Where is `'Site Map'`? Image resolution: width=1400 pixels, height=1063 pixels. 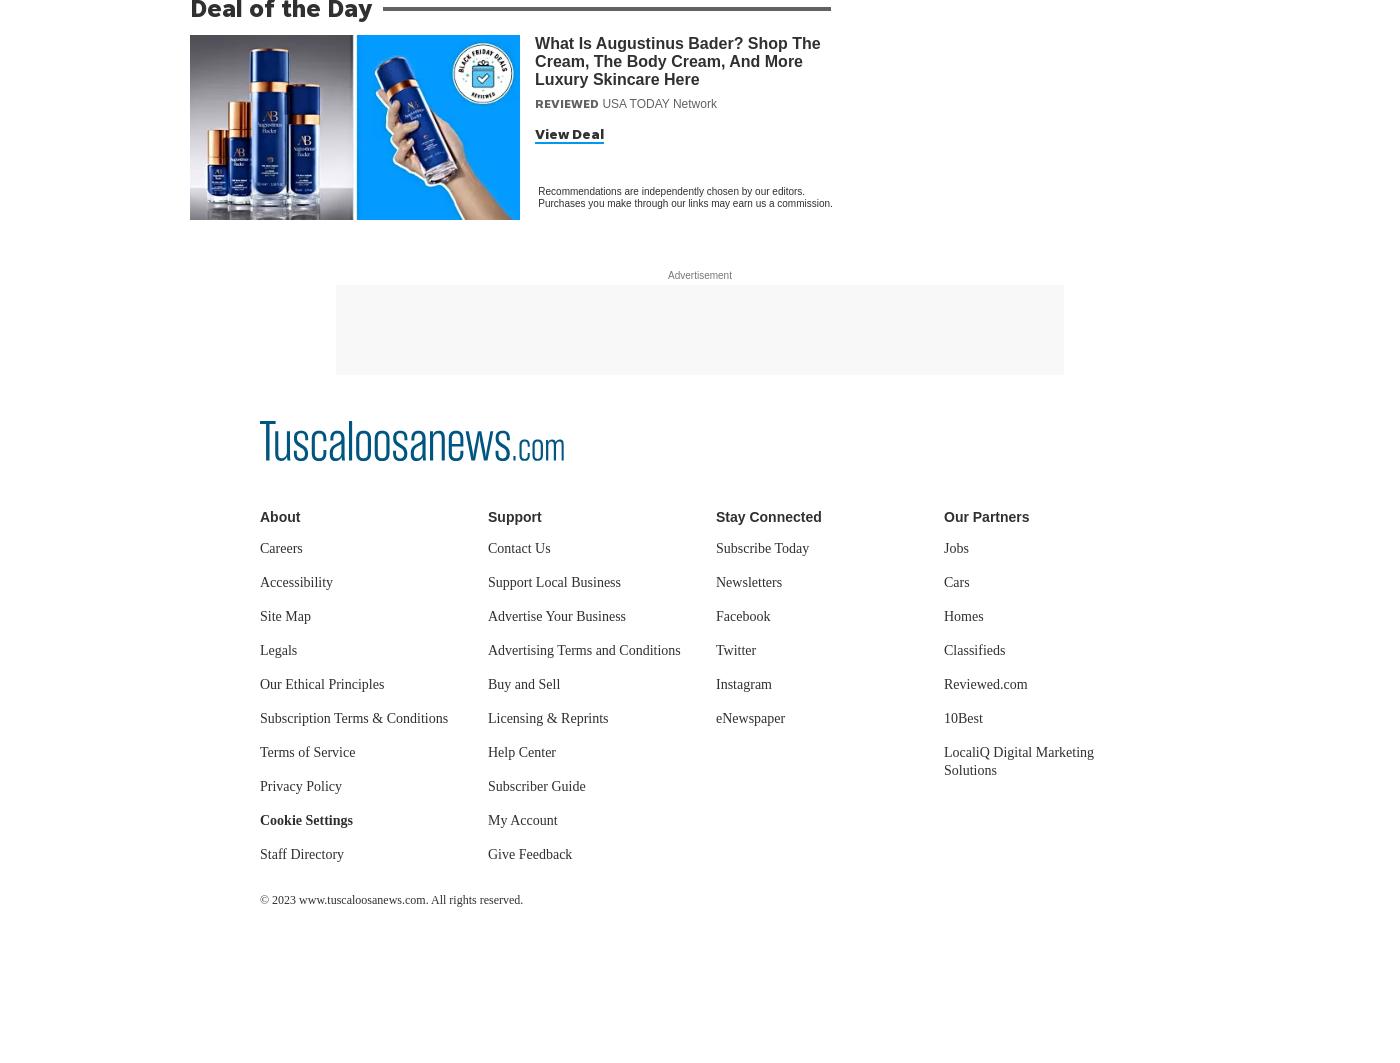
'Site Map' is located at coordinates (285, 615).